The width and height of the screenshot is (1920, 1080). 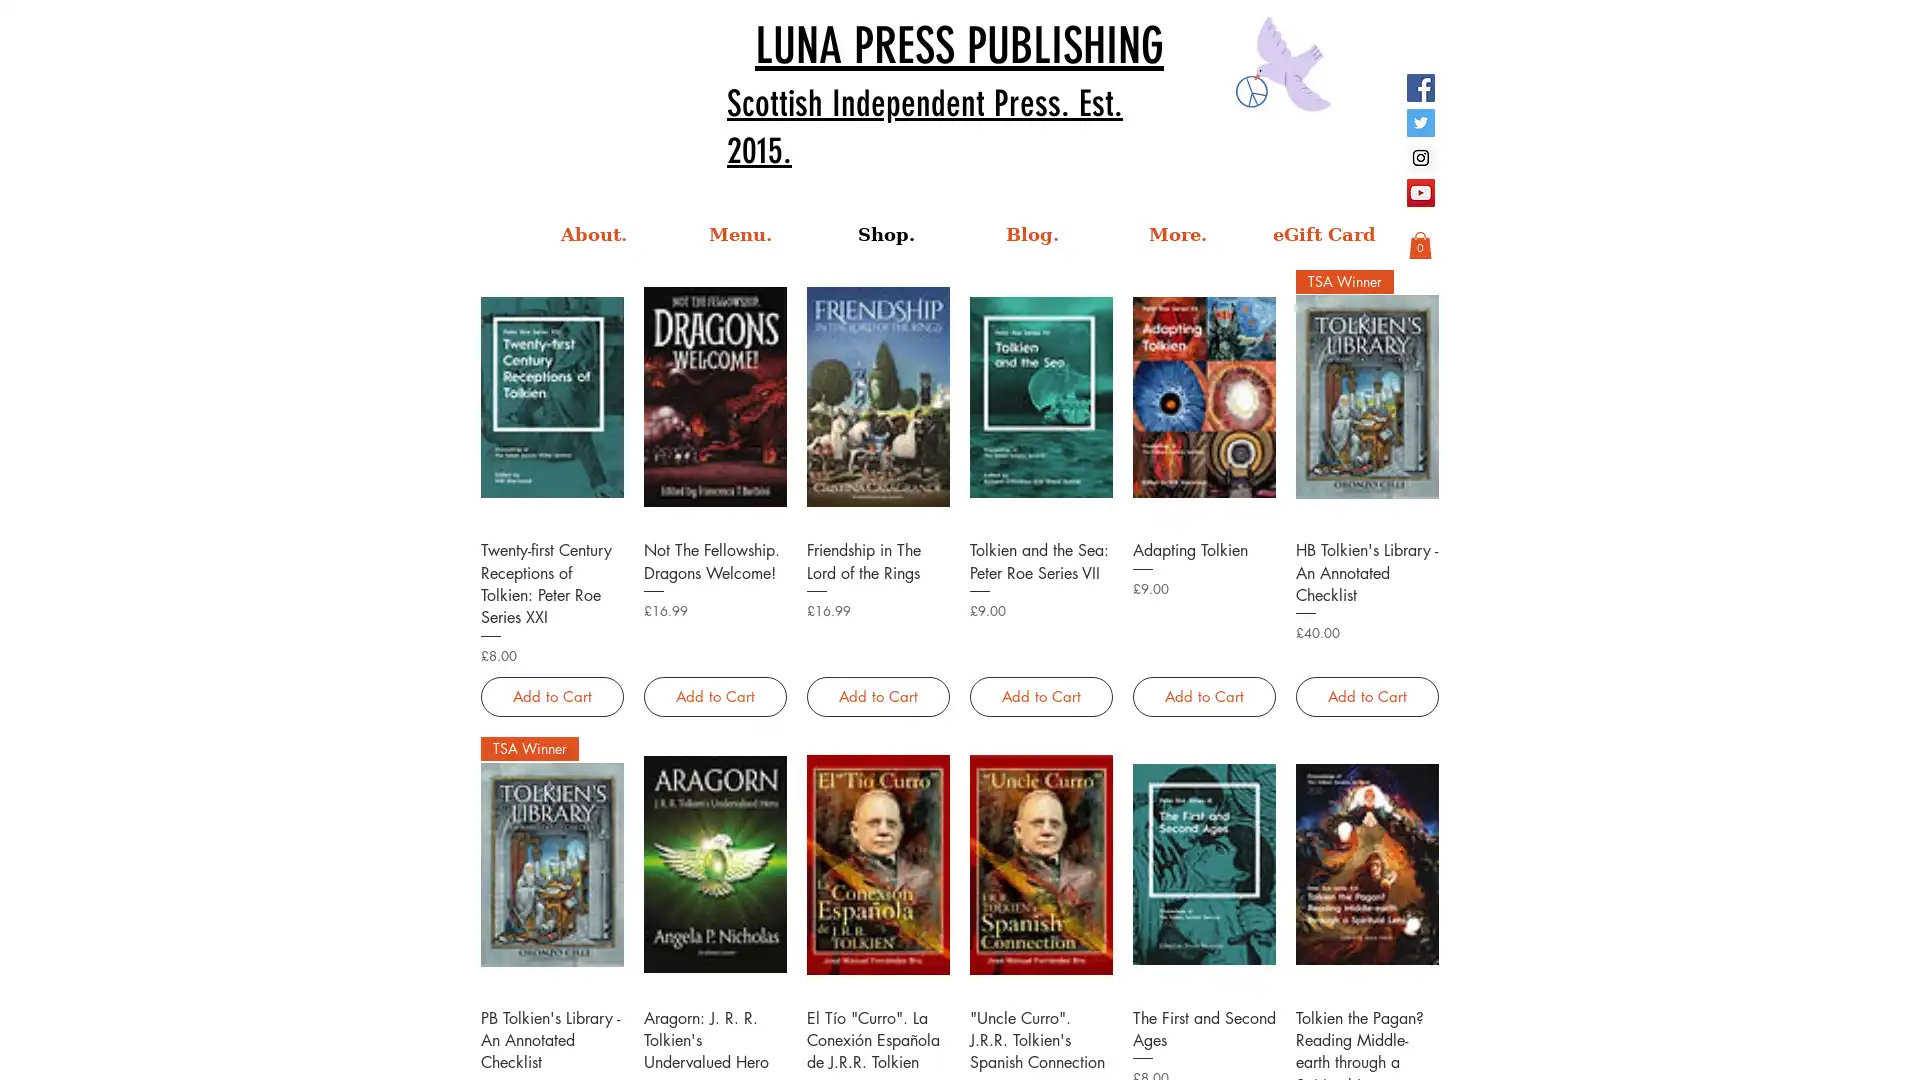 What do you see at coordinates (1721, 1047) in the screenshot?
I see `Decline All` at bounding box center [1721, 1047].